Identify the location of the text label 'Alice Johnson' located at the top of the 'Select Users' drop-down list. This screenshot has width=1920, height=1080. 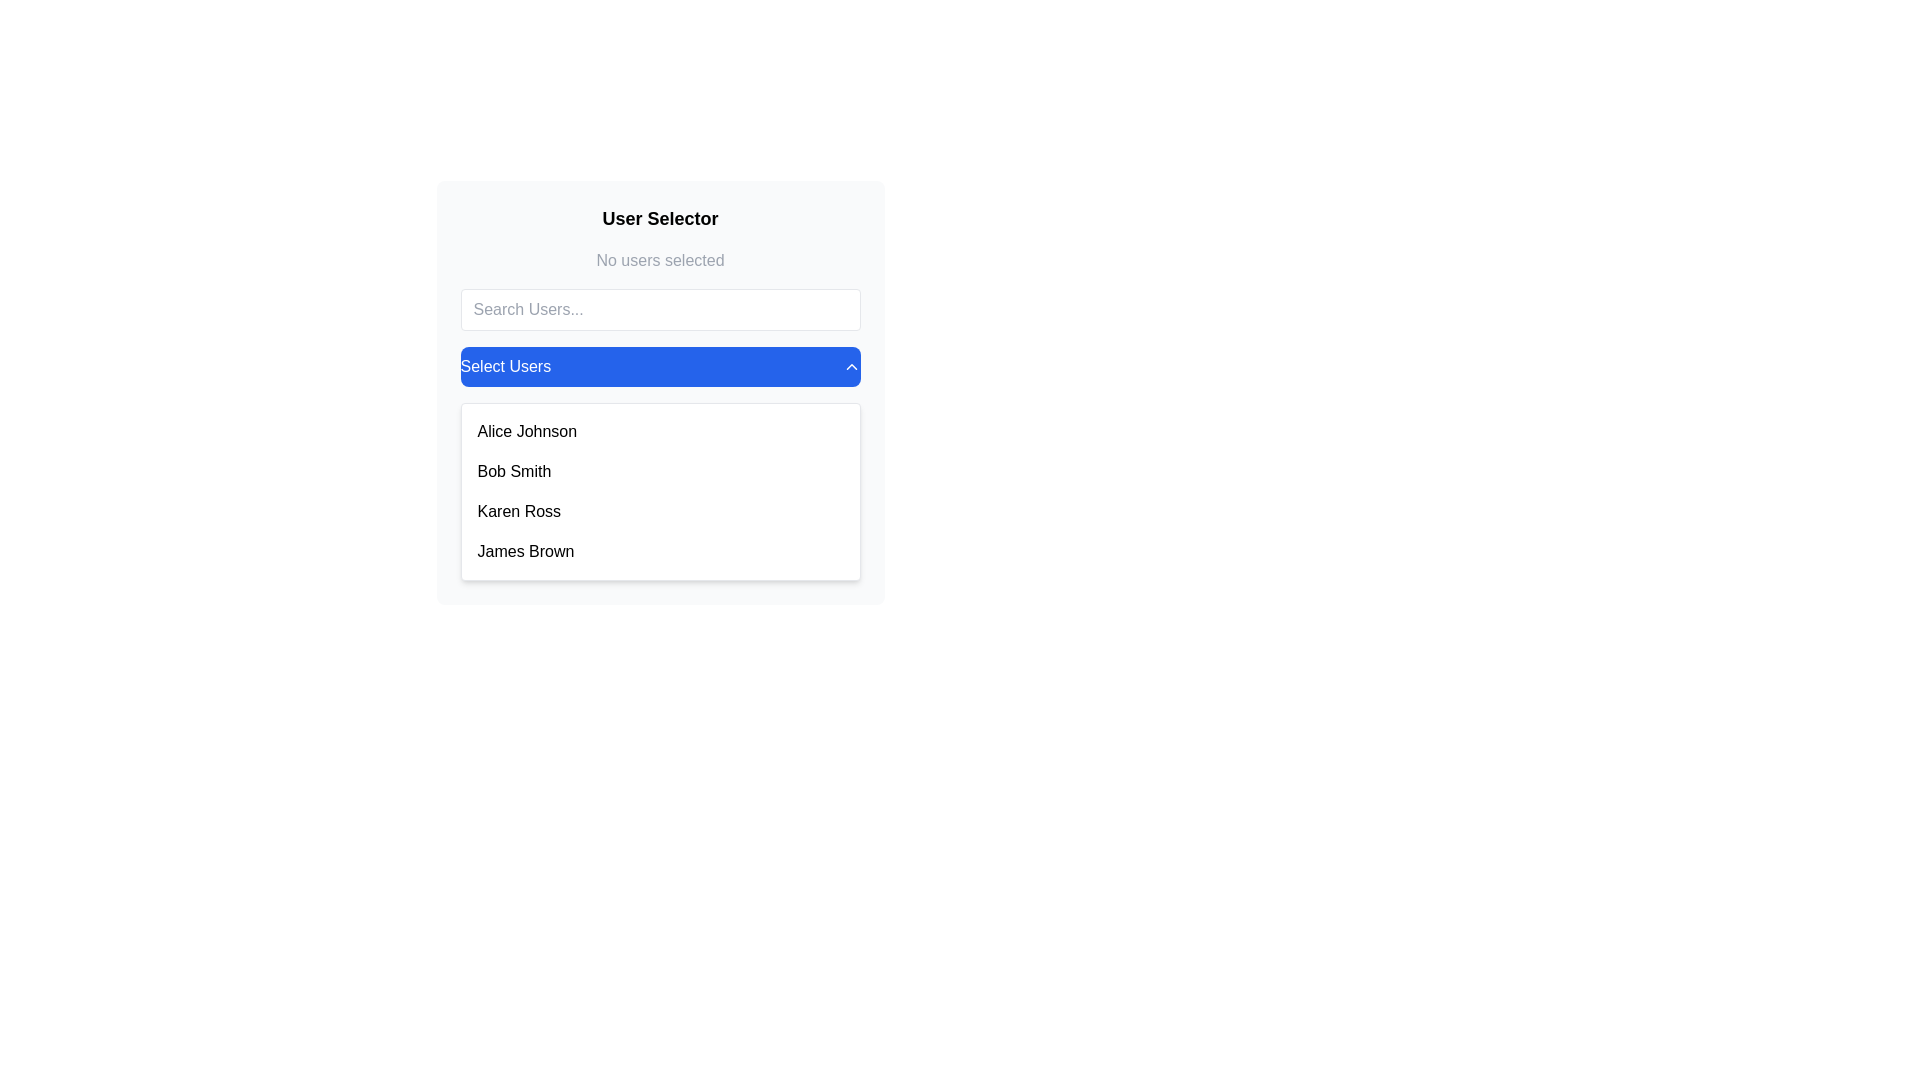
(527, 431).